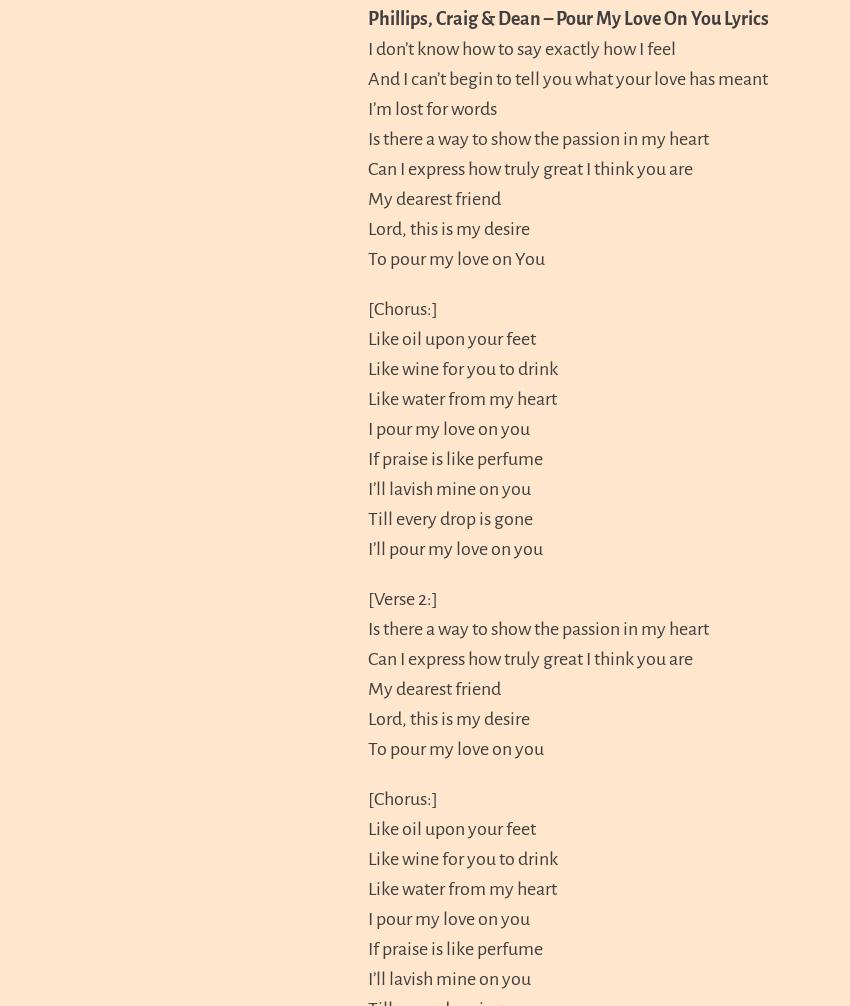  Describe the element at coordinates (567, 77) in the screenshot. I see `'And I can’t begin to tell you what your love has meant'` at that location.